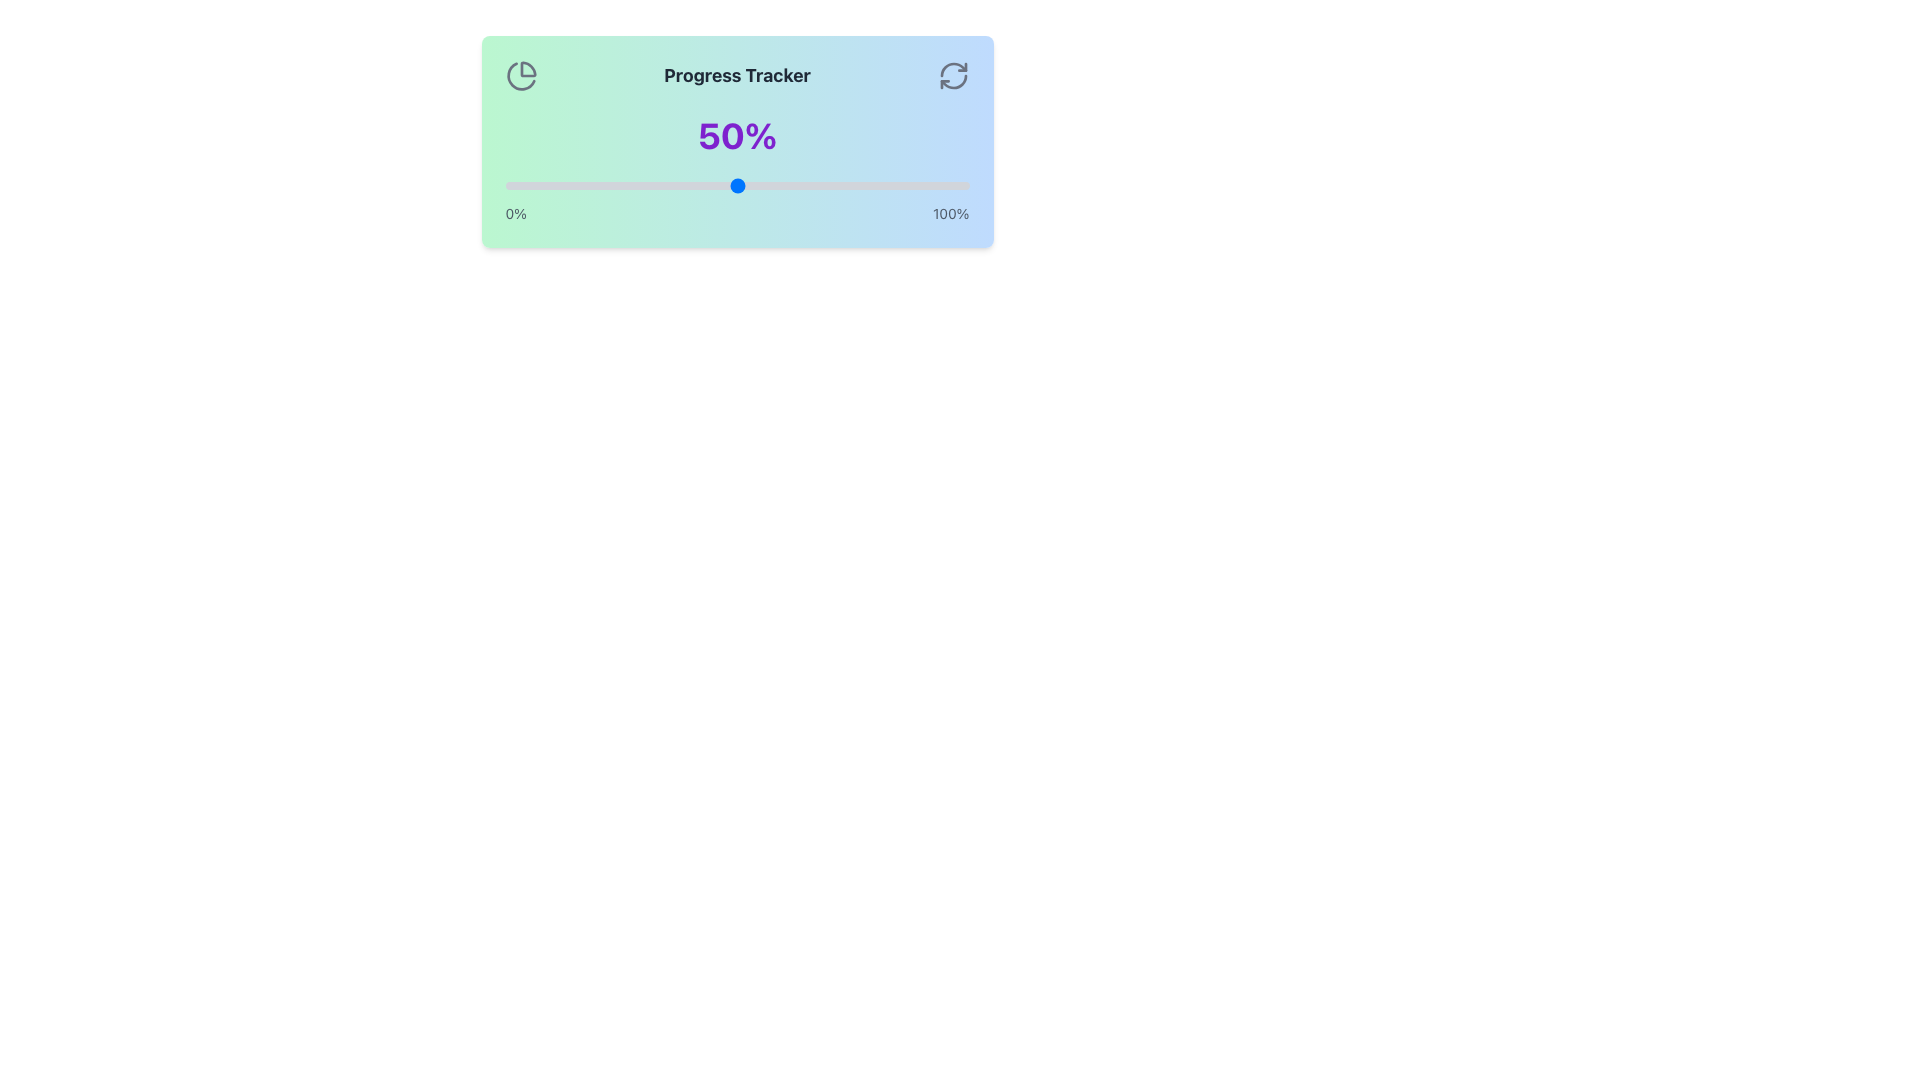  Describe the element at coordinates (516, 213) in the screenshot. I see `the text element displaying '0%' styled in a small gray font, located at the bottom-left of the slider component` at that location.